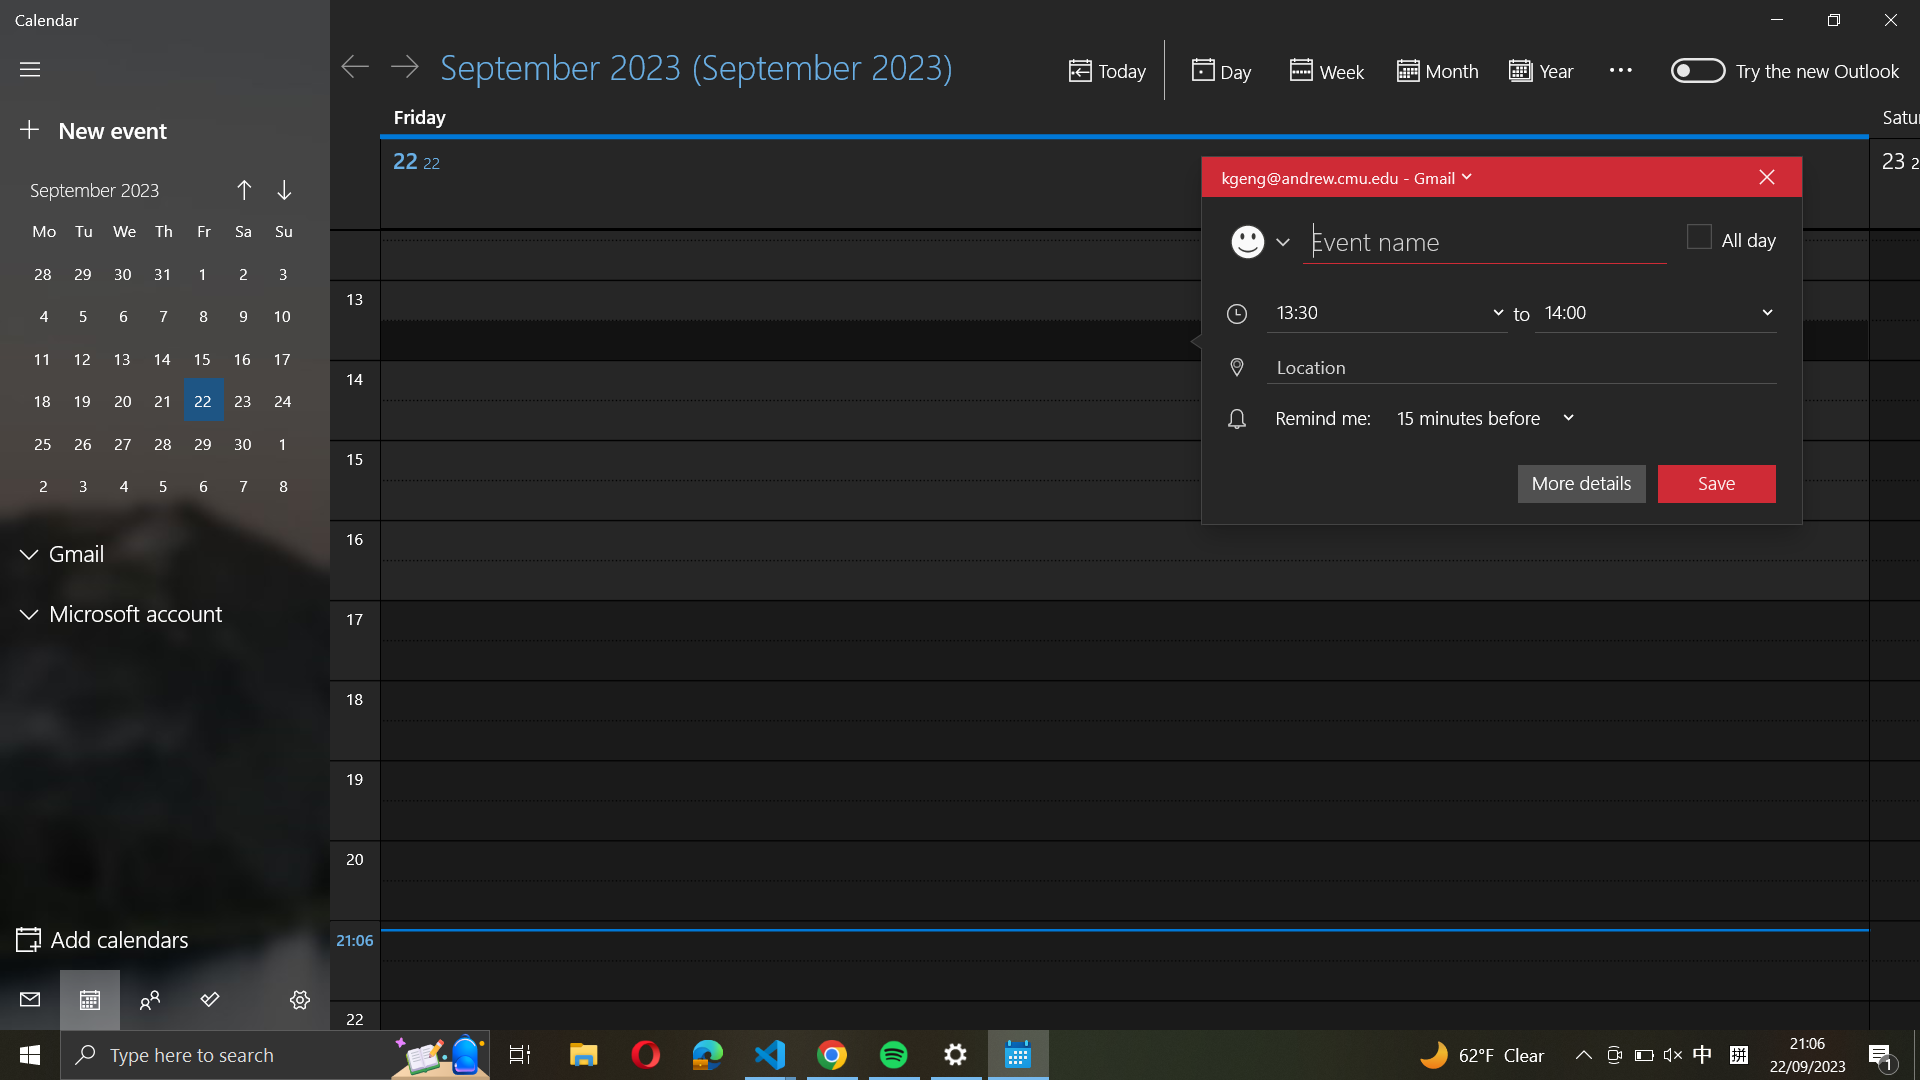 The width and height of the screenshot is (1920, 1080). Describe the element at coordinates (1545, 69) in the screenshot. I see `the annual calendar` at that location.